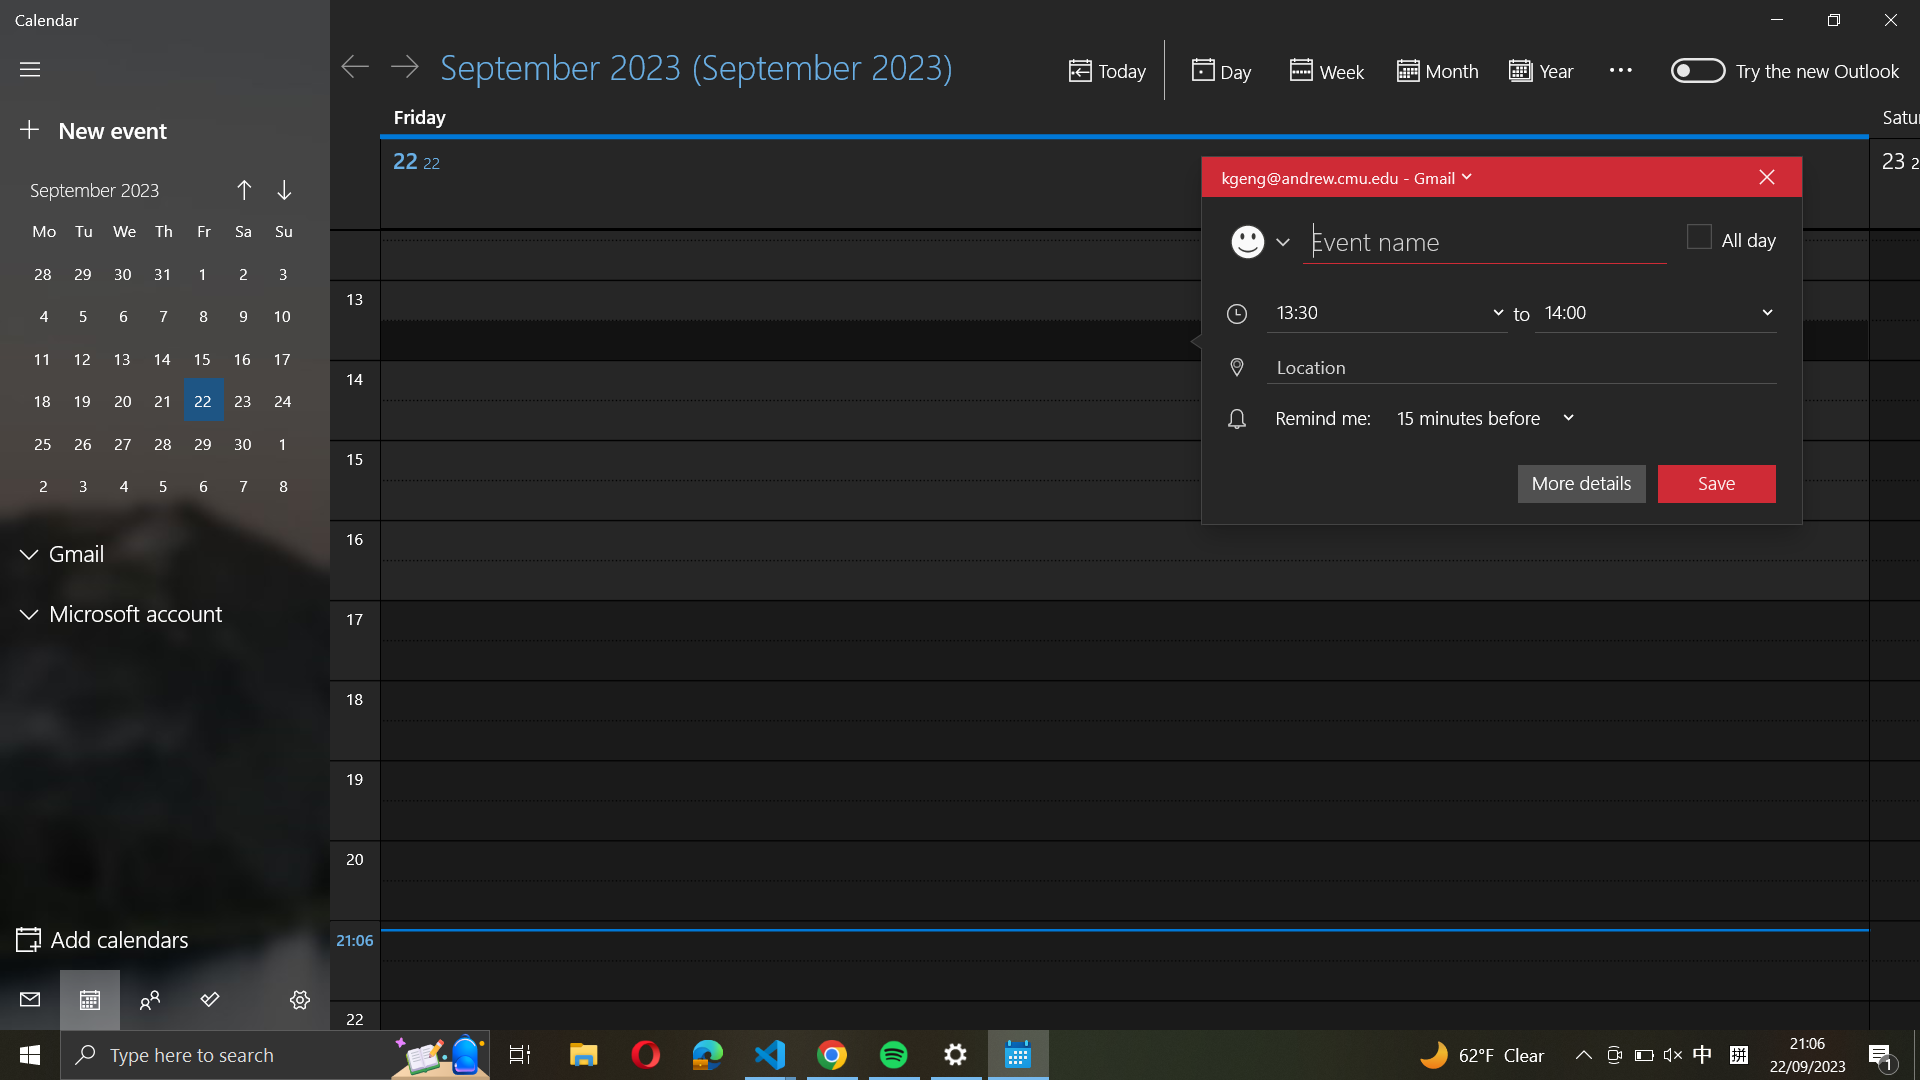 The width and height of the screenshot is (1920, 1080). Describe the element at coordinates (1545, 69) in the screenshot. I see `the annual calendar` at that location.